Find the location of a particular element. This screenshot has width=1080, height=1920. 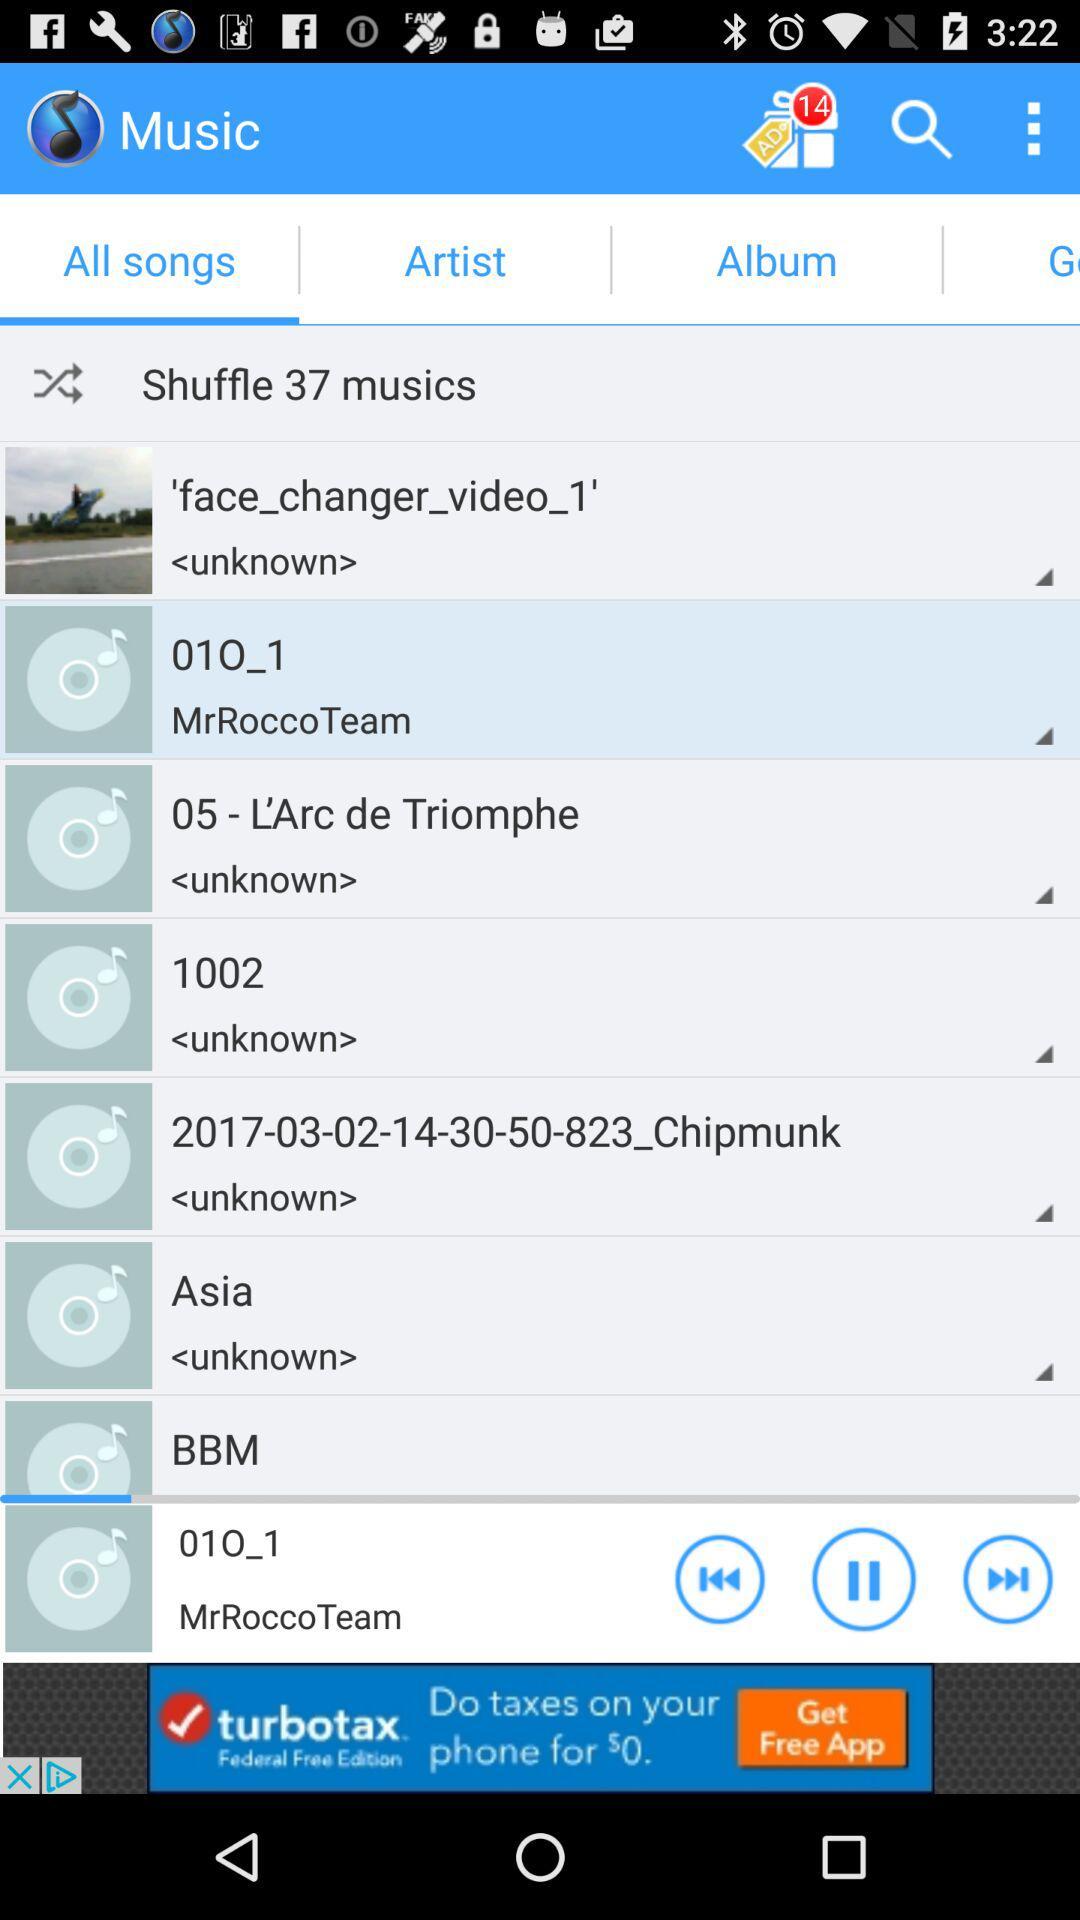

search is located at coordinates (922, 127).